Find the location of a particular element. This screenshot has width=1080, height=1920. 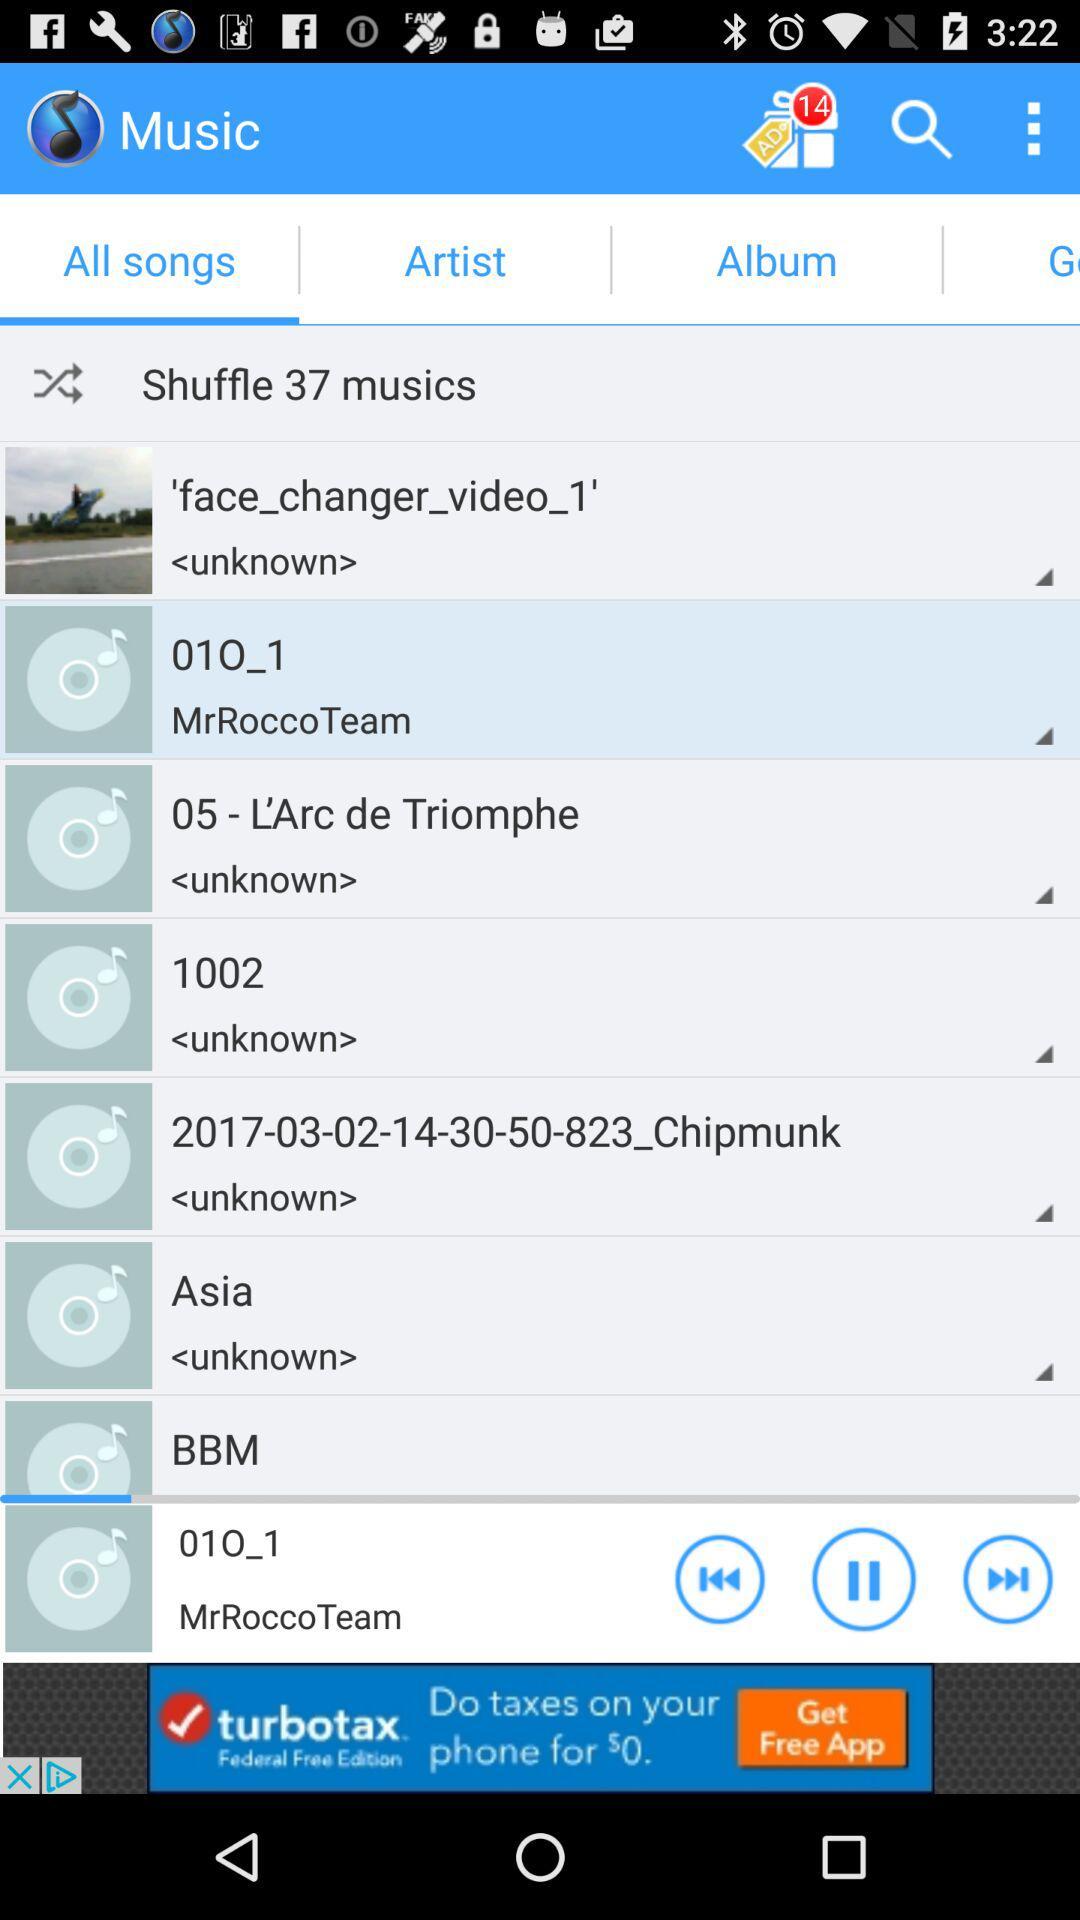

search is located at coordinates (922, 127).